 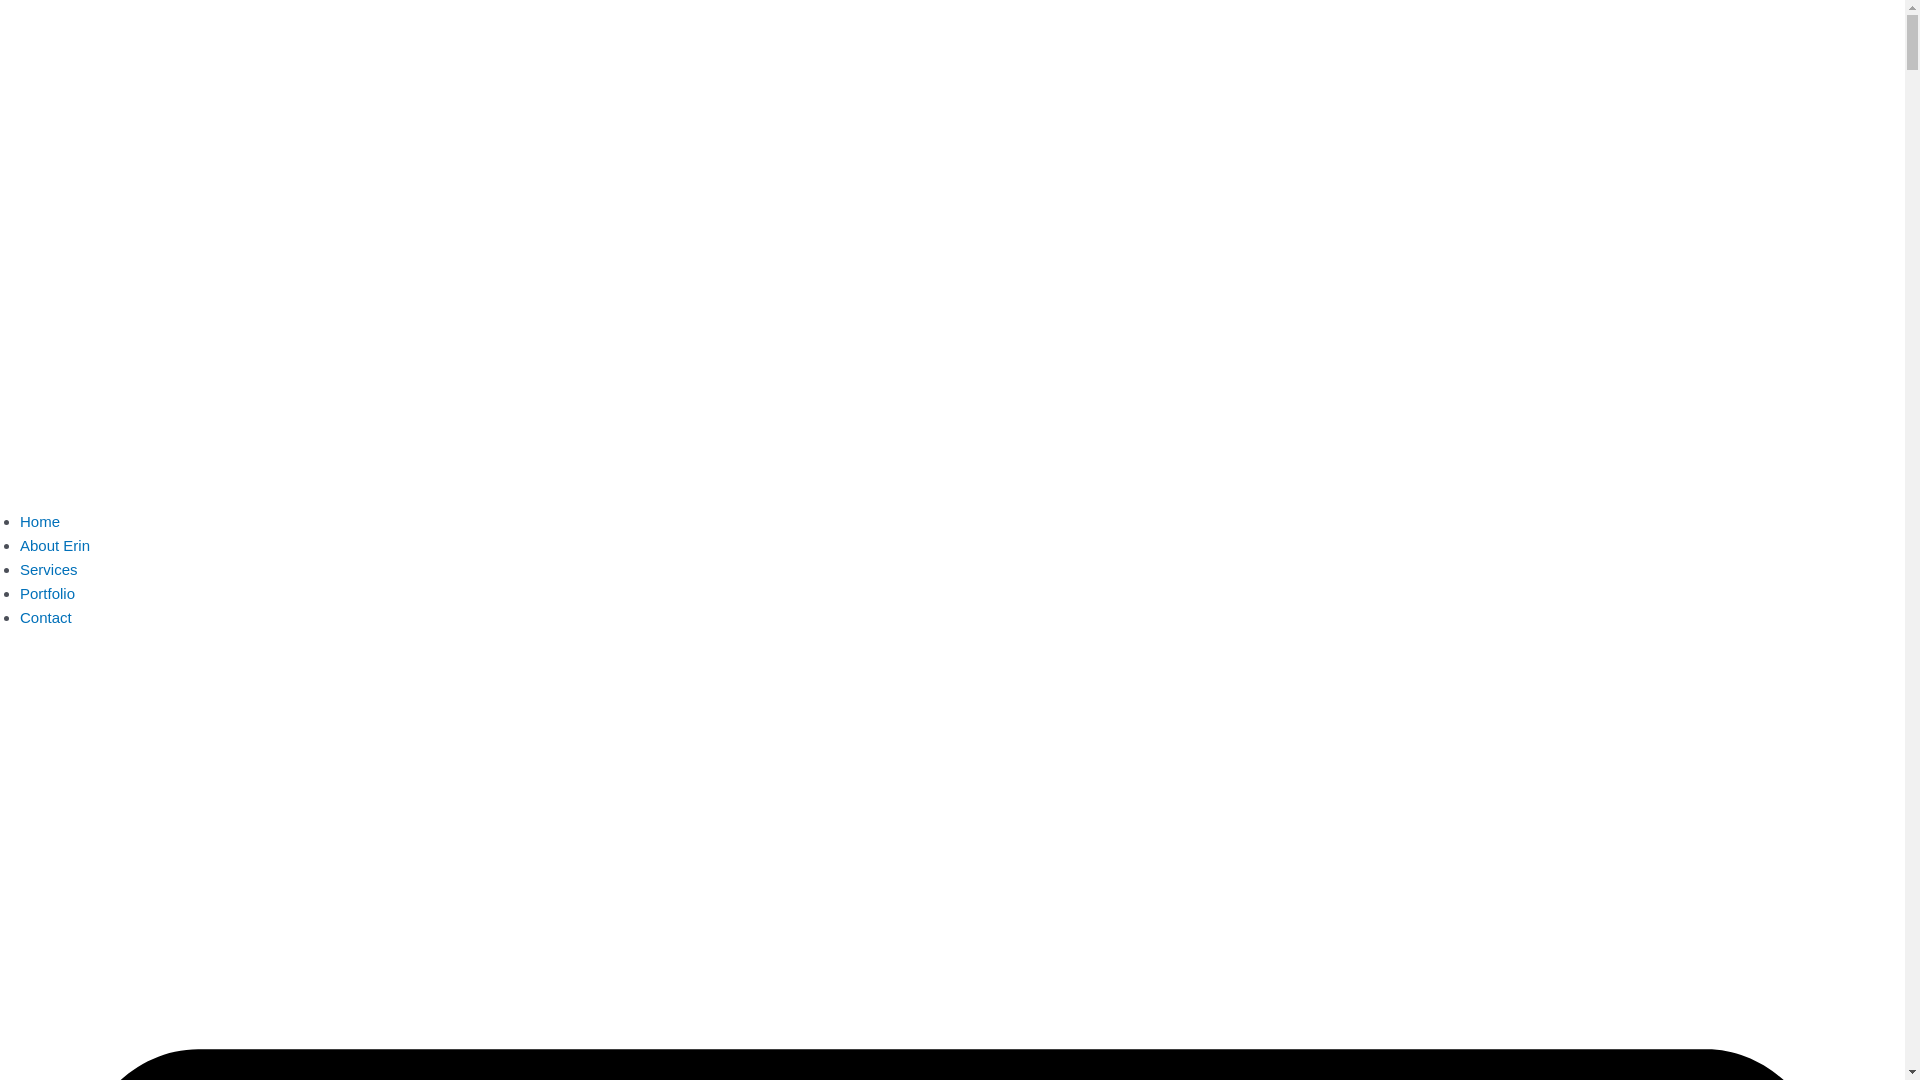 What do you see at coordinates (48, 569) in the screenshot?
I see `'Services'` at bounding box center [48, 569].